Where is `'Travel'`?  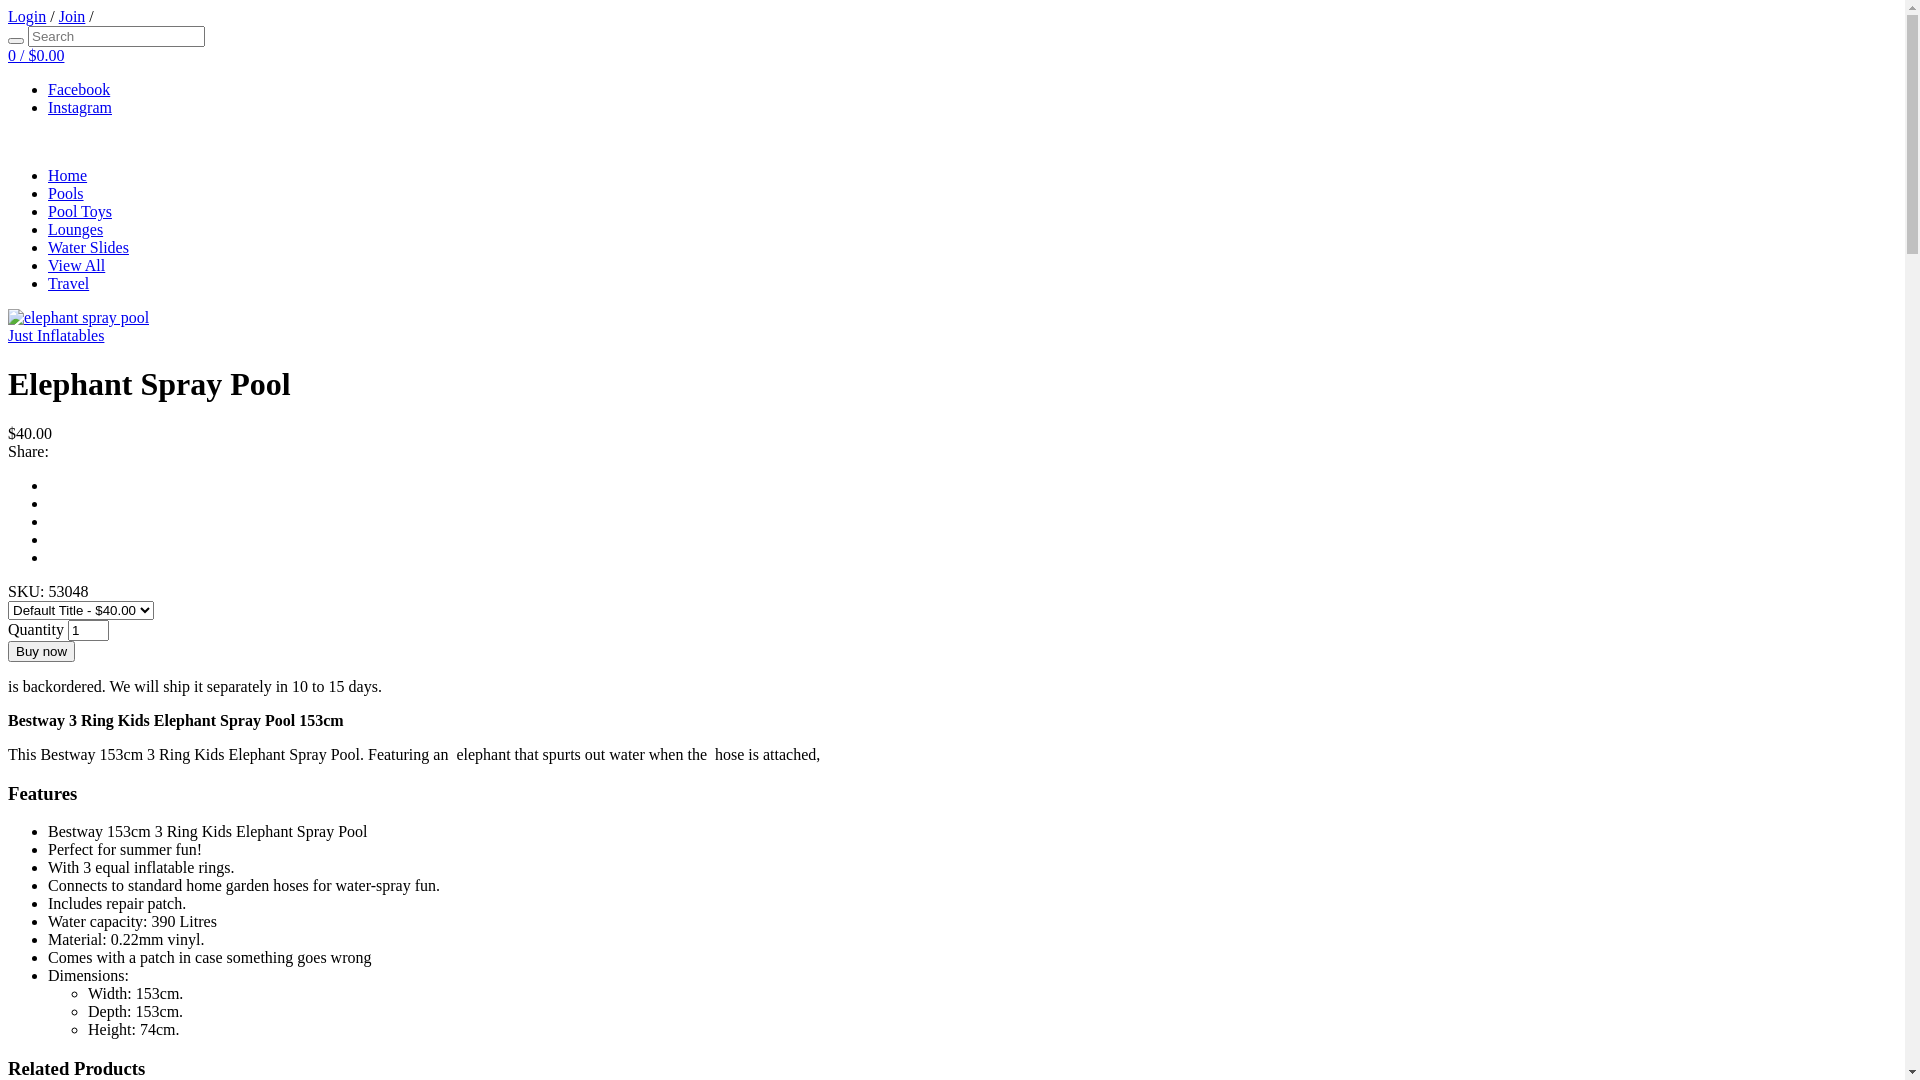 'Travel' is located at coordinates (68, 283).